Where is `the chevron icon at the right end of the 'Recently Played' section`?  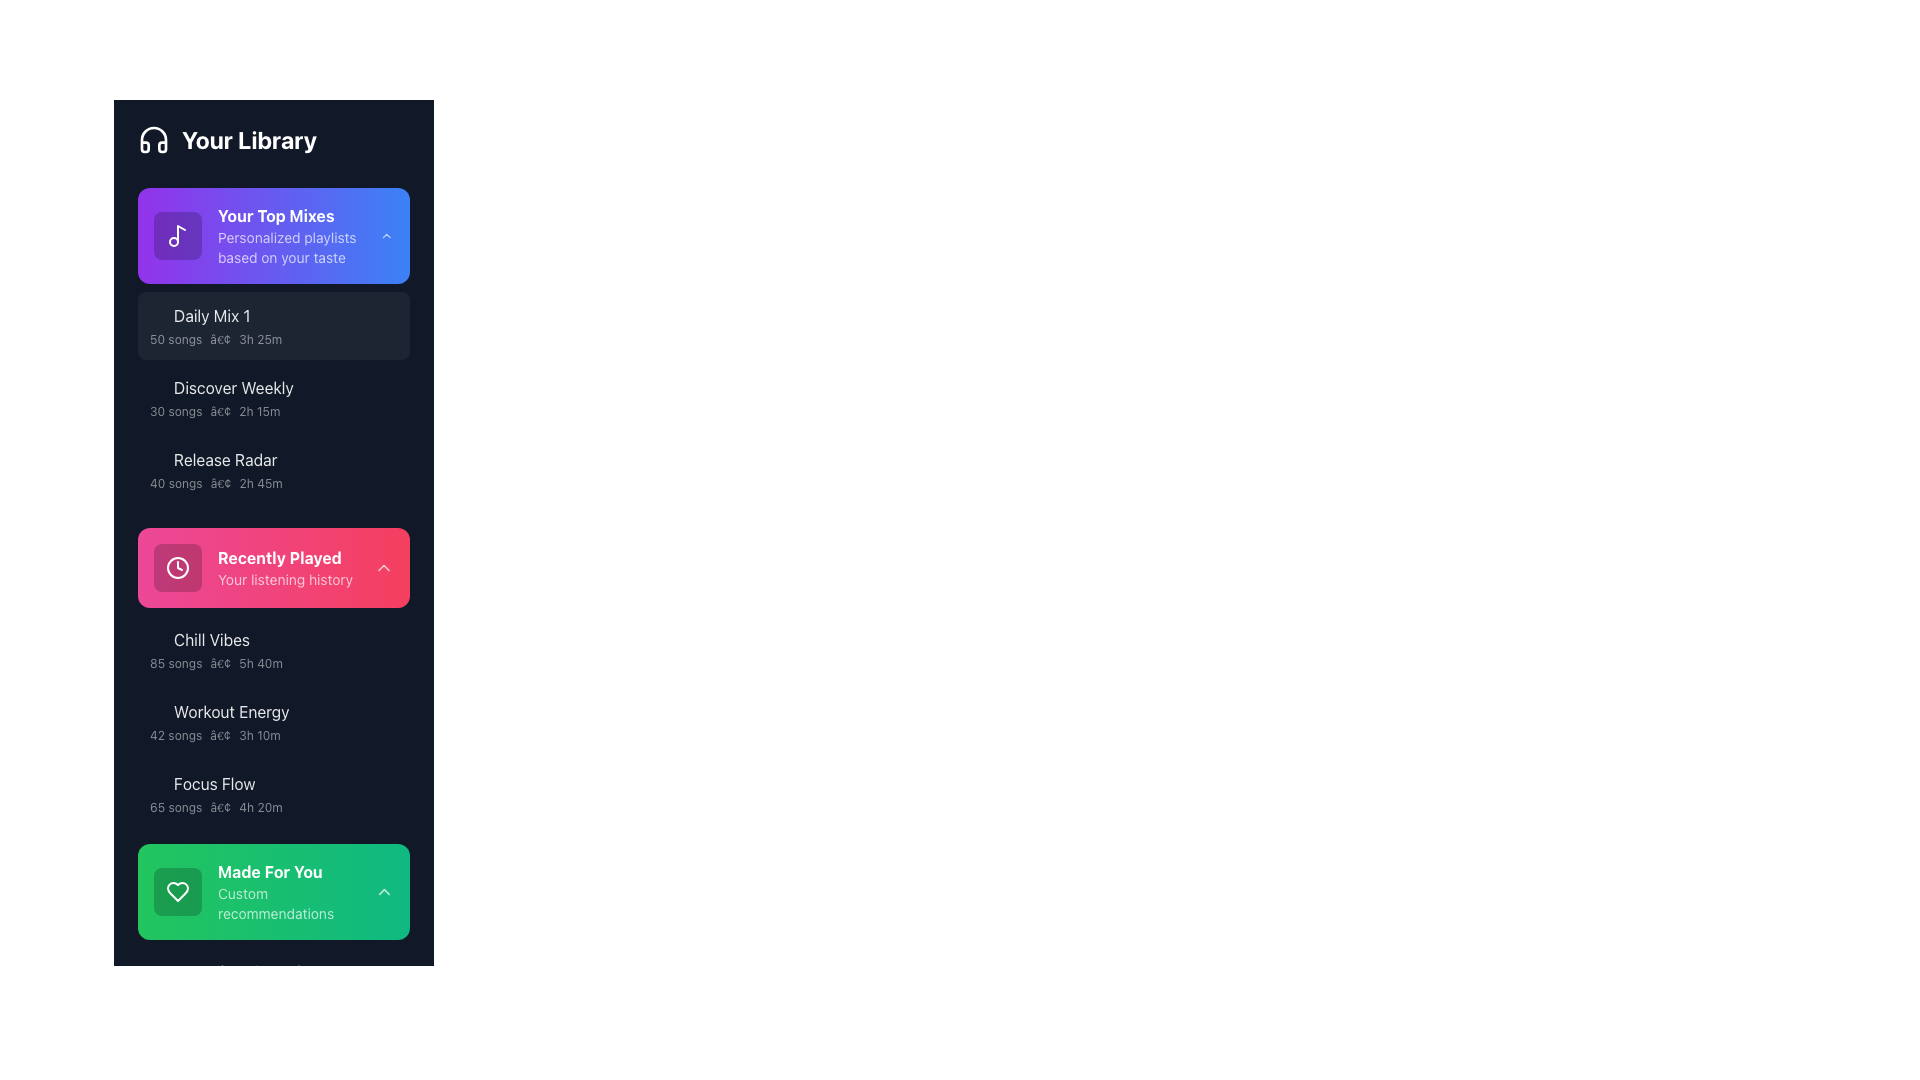 the chevron icon at the right end of the 'Recently Played' section is located at coordinates (384, 567).